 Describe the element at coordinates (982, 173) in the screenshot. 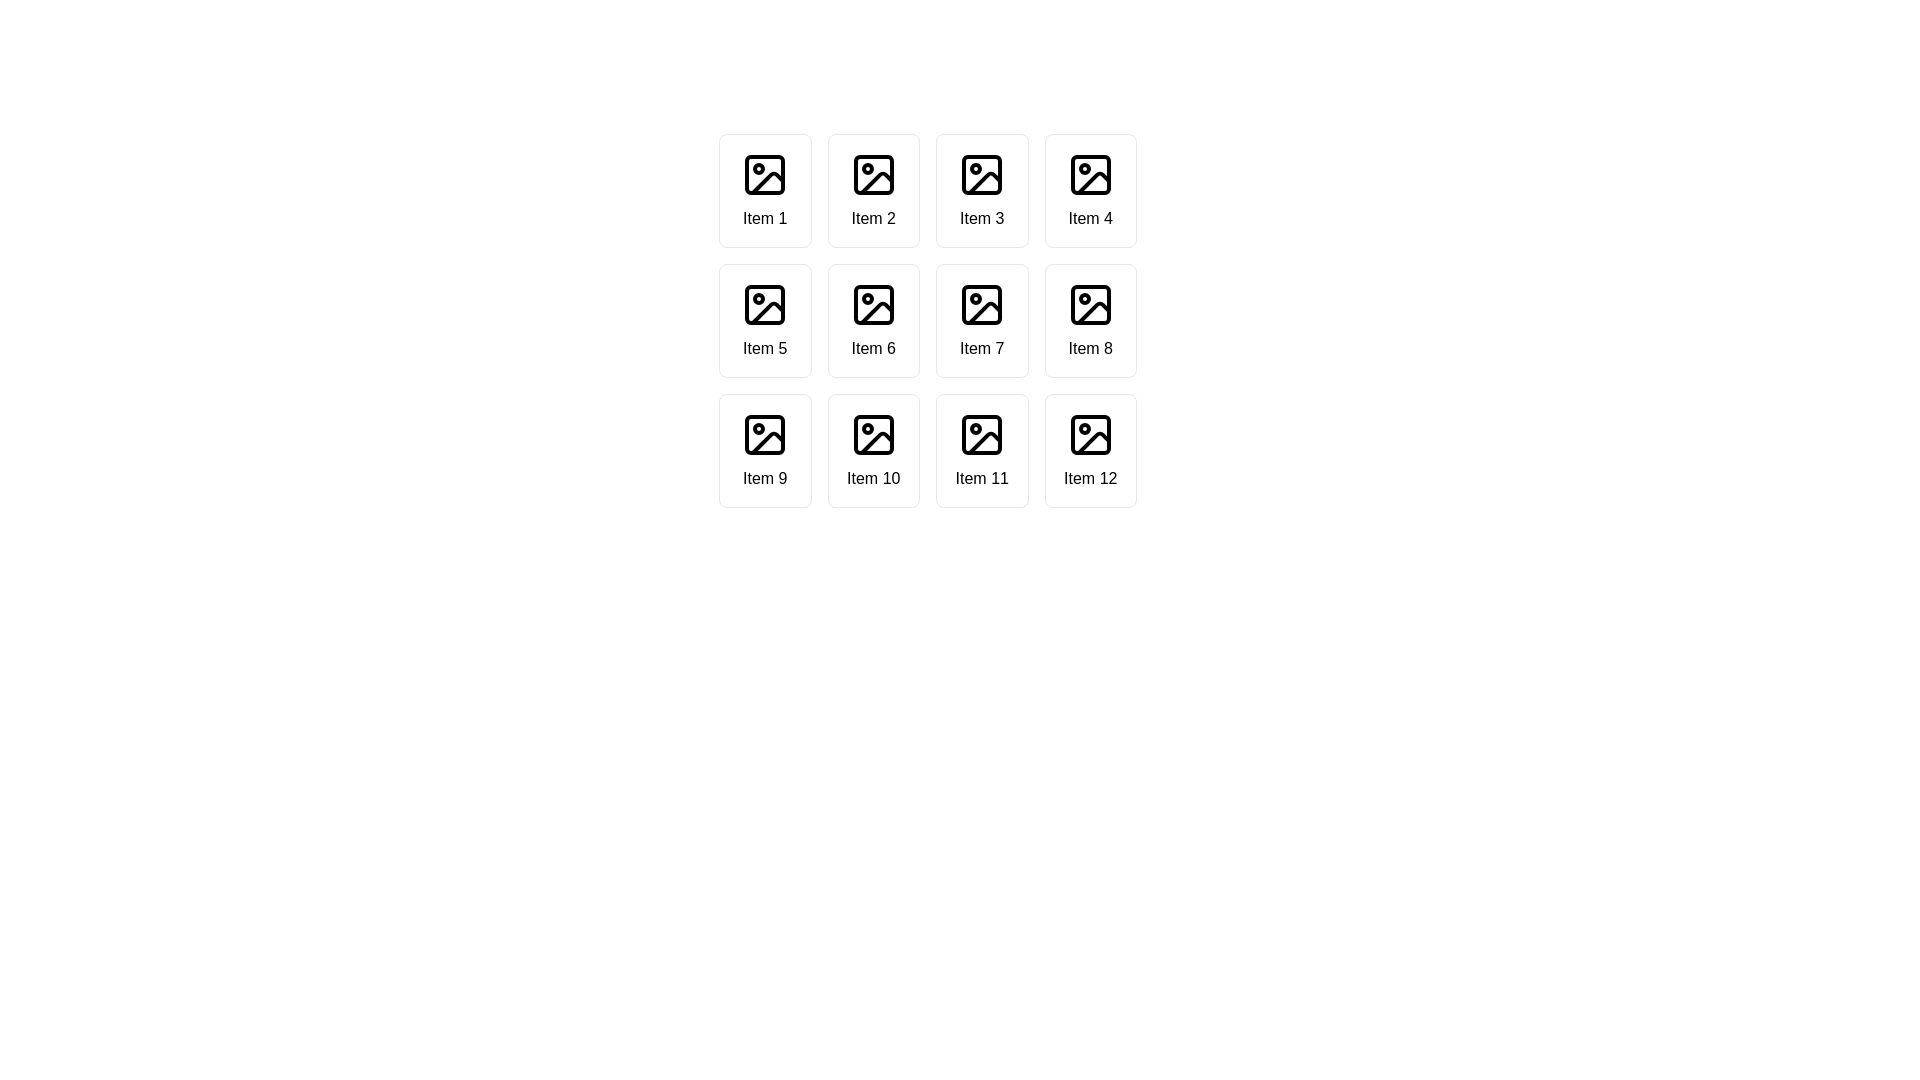

I see `the Graphic Shape, which is a visual component of an icon representing a placeholder shape within an abstract image marker design, located in the third column of the first row of a four-by-three grid layout` at that location.